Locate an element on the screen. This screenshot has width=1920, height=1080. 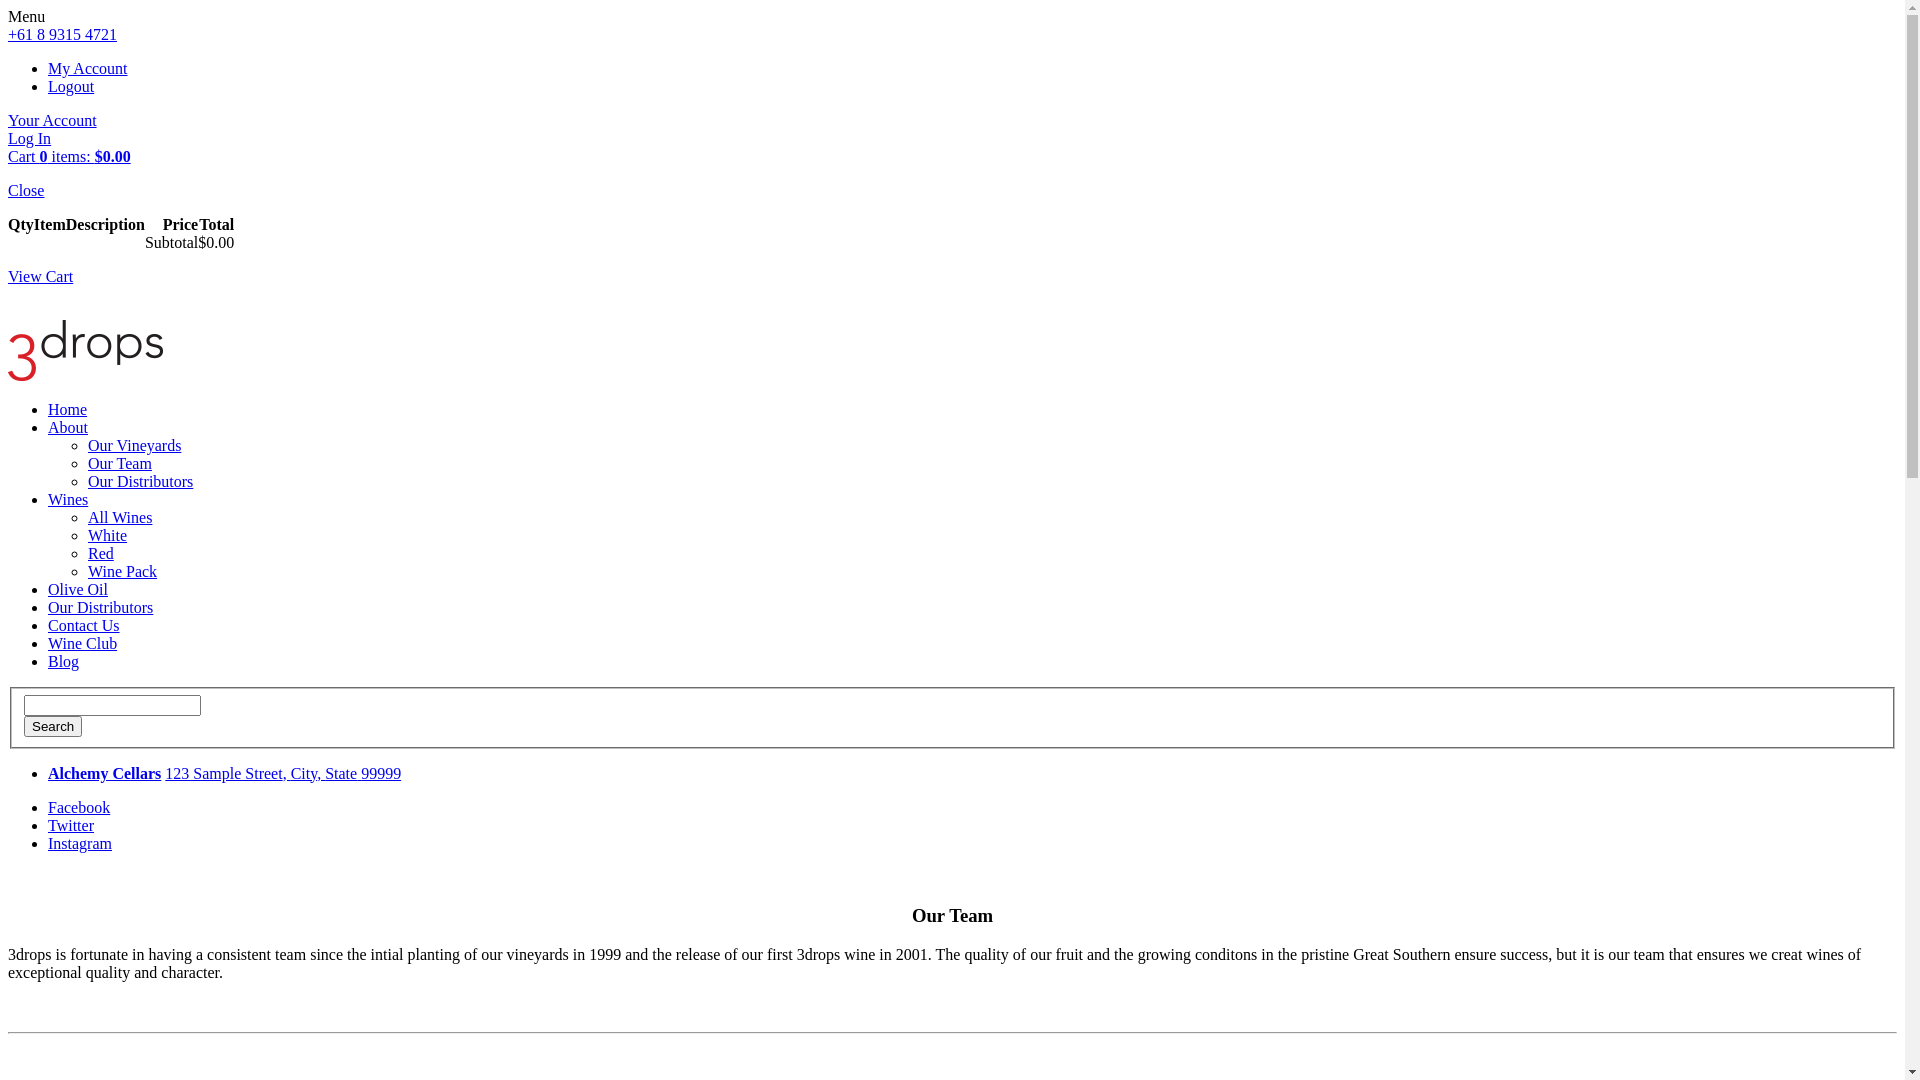
'My Account' is located at coordinates (86, 67).